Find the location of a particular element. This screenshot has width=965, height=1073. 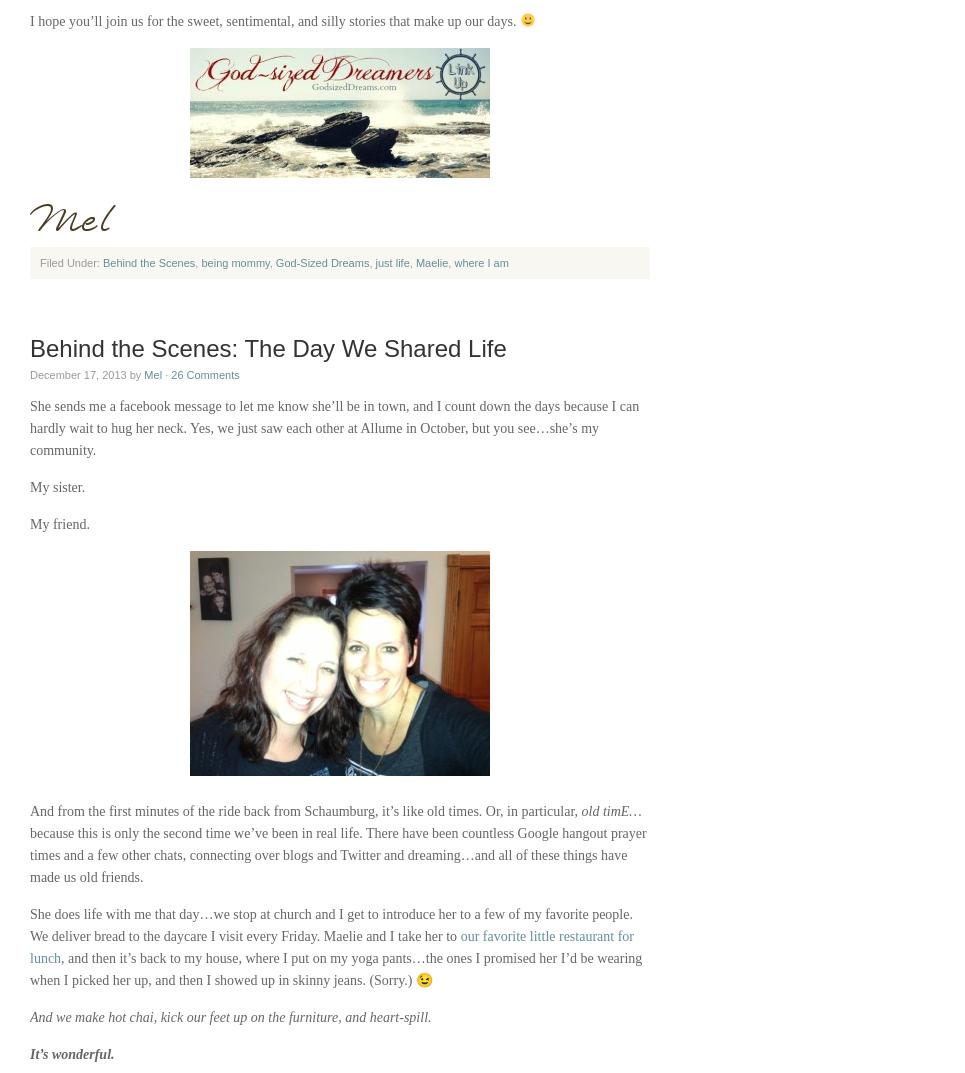

'And we make hot chai, kick our feet up on the furniture, and heart-spill.' is located at coordinates (229, 1017).